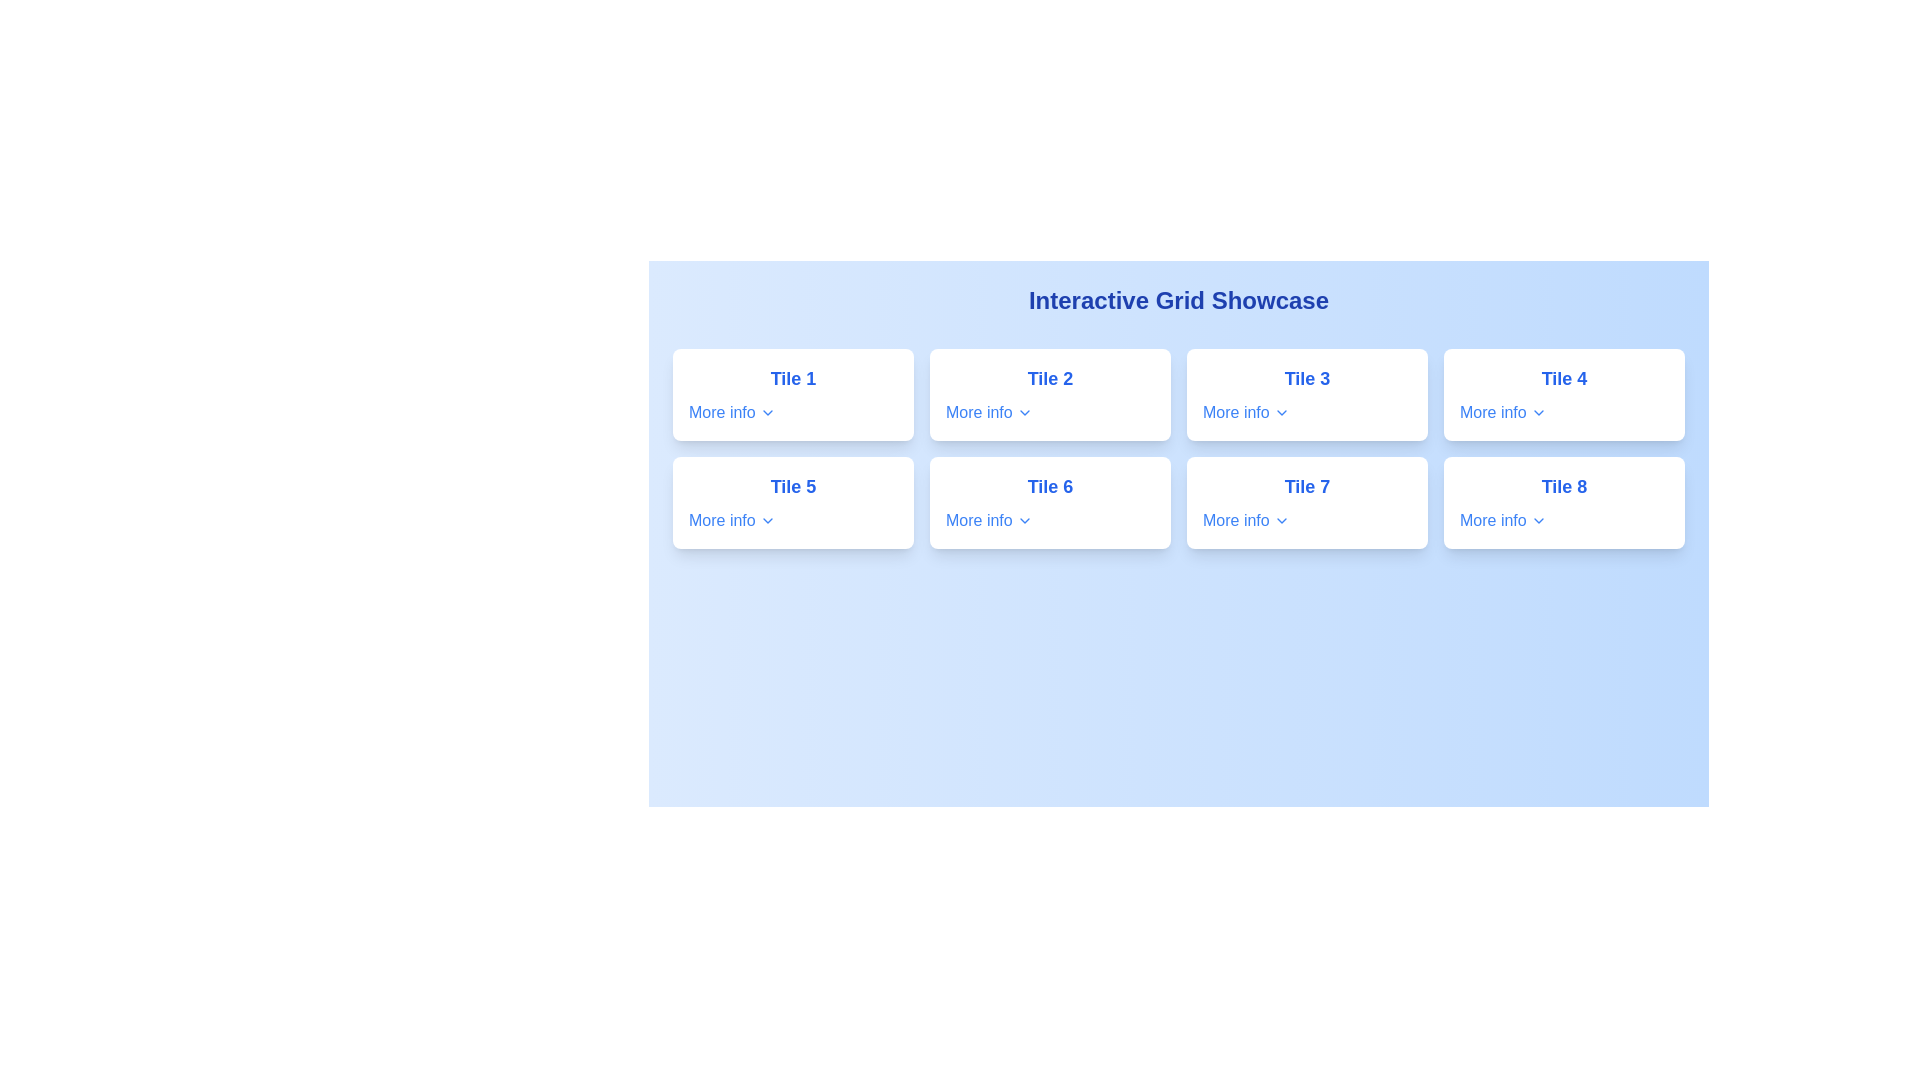 This screenshot has width=1920, height=1080. Describe the element at coordinates (1307, 486) in the screenshot. I see `prominent blue text label 'Tile 7' located in the first column of the second row in the grid, which is visually distinct due to its bold font and color` at that location.